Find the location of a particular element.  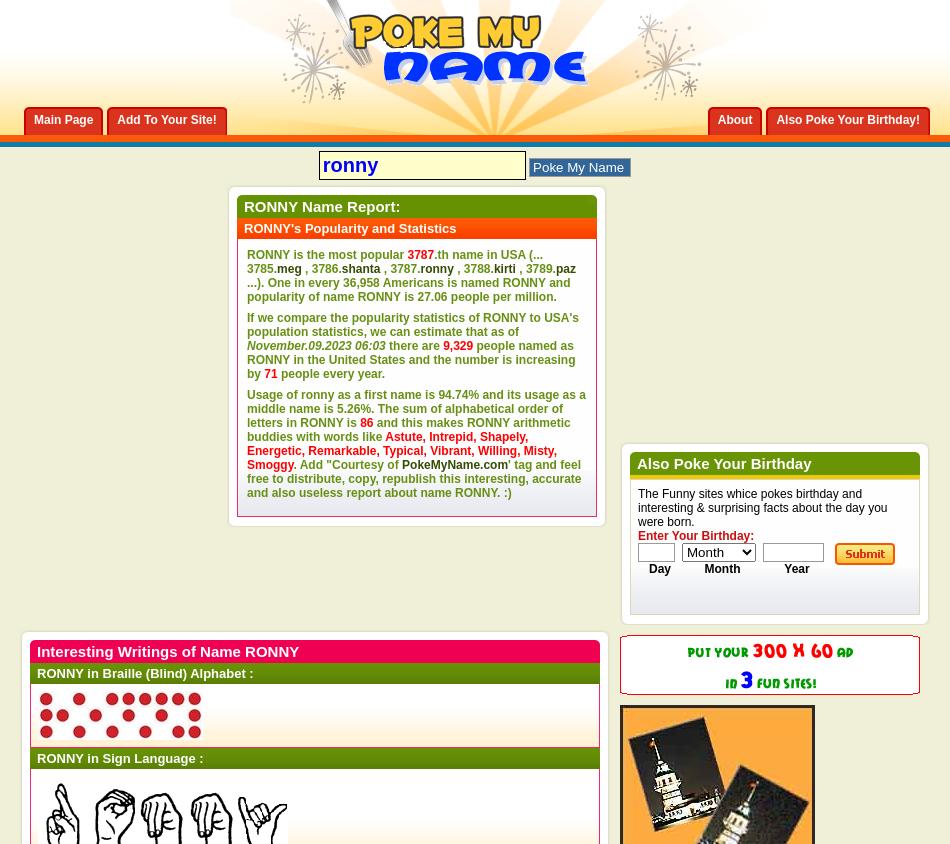

'is the most popular' is located at coordinates (347, 253).